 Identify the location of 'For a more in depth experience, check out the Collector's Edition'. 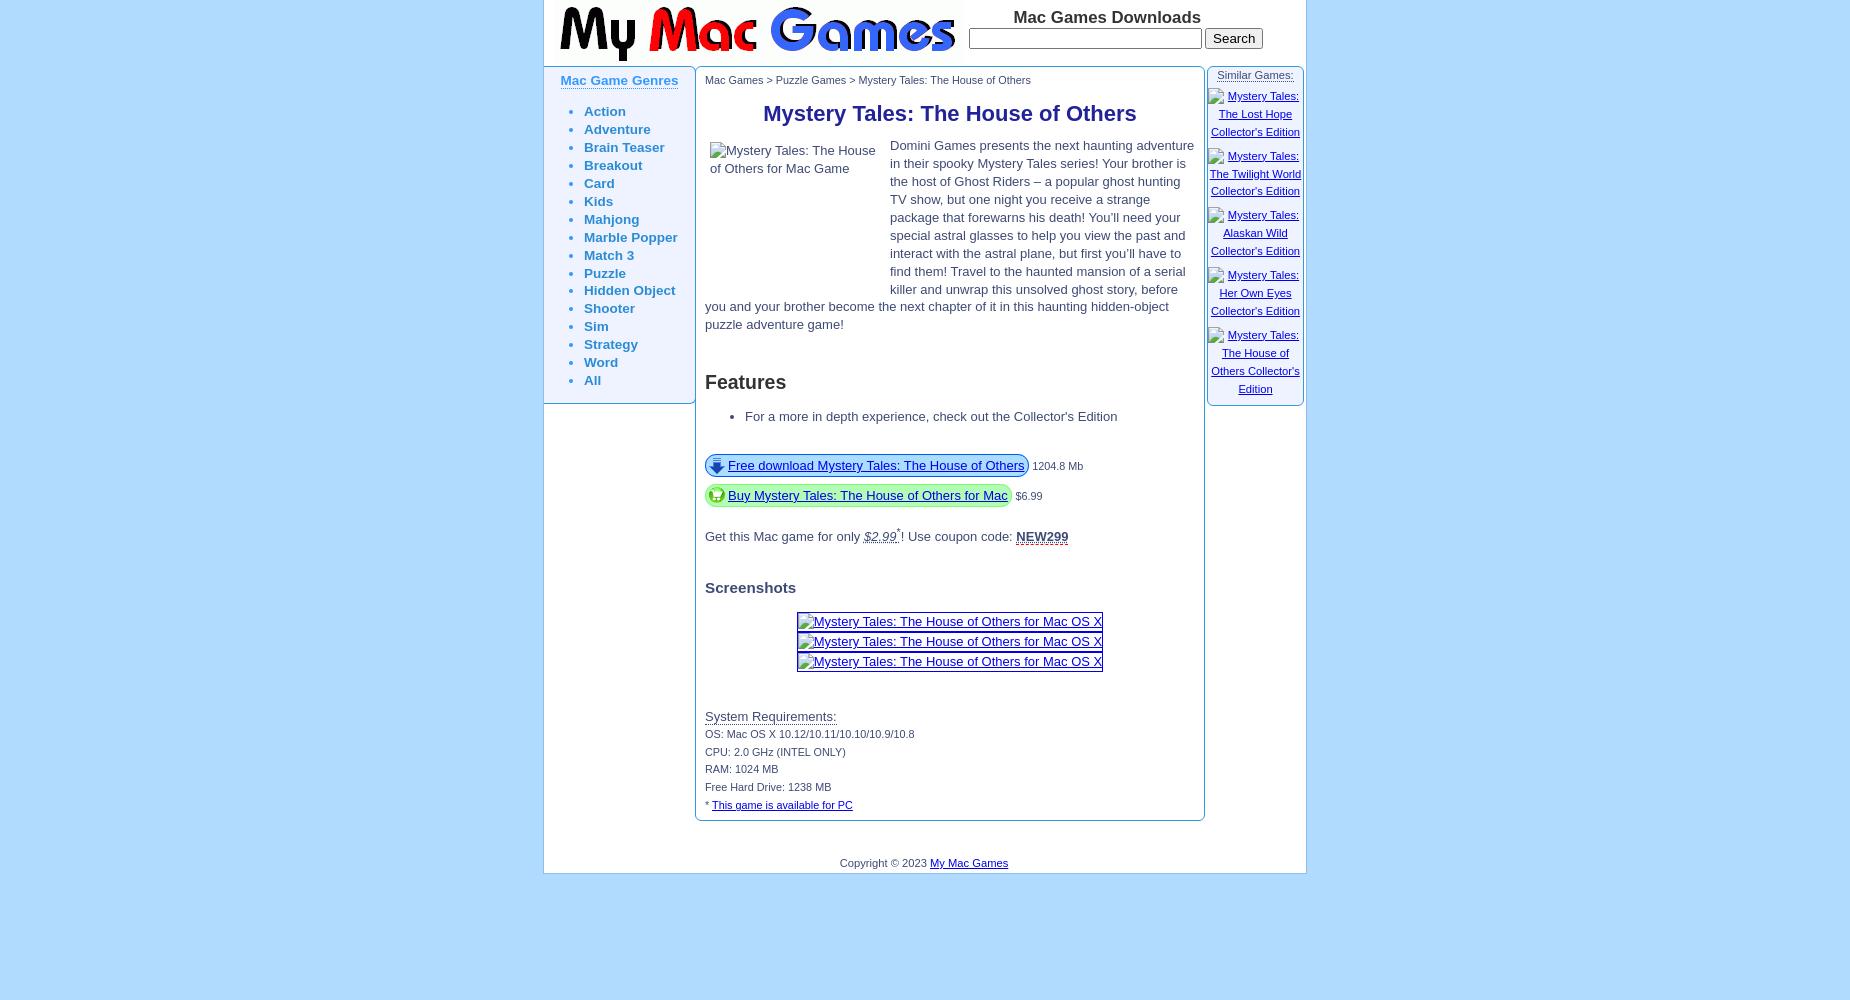
(929, 416).